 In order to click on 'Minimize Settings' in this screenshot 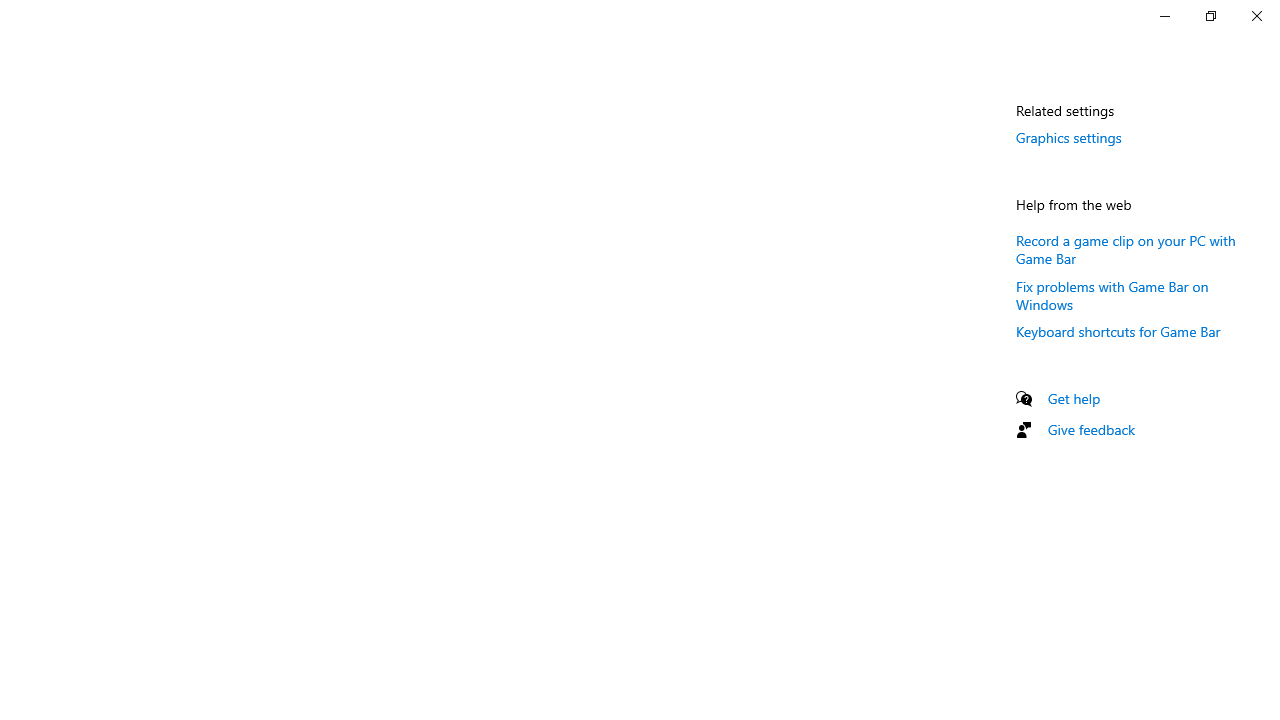, I will do `click(1164, 15)`.